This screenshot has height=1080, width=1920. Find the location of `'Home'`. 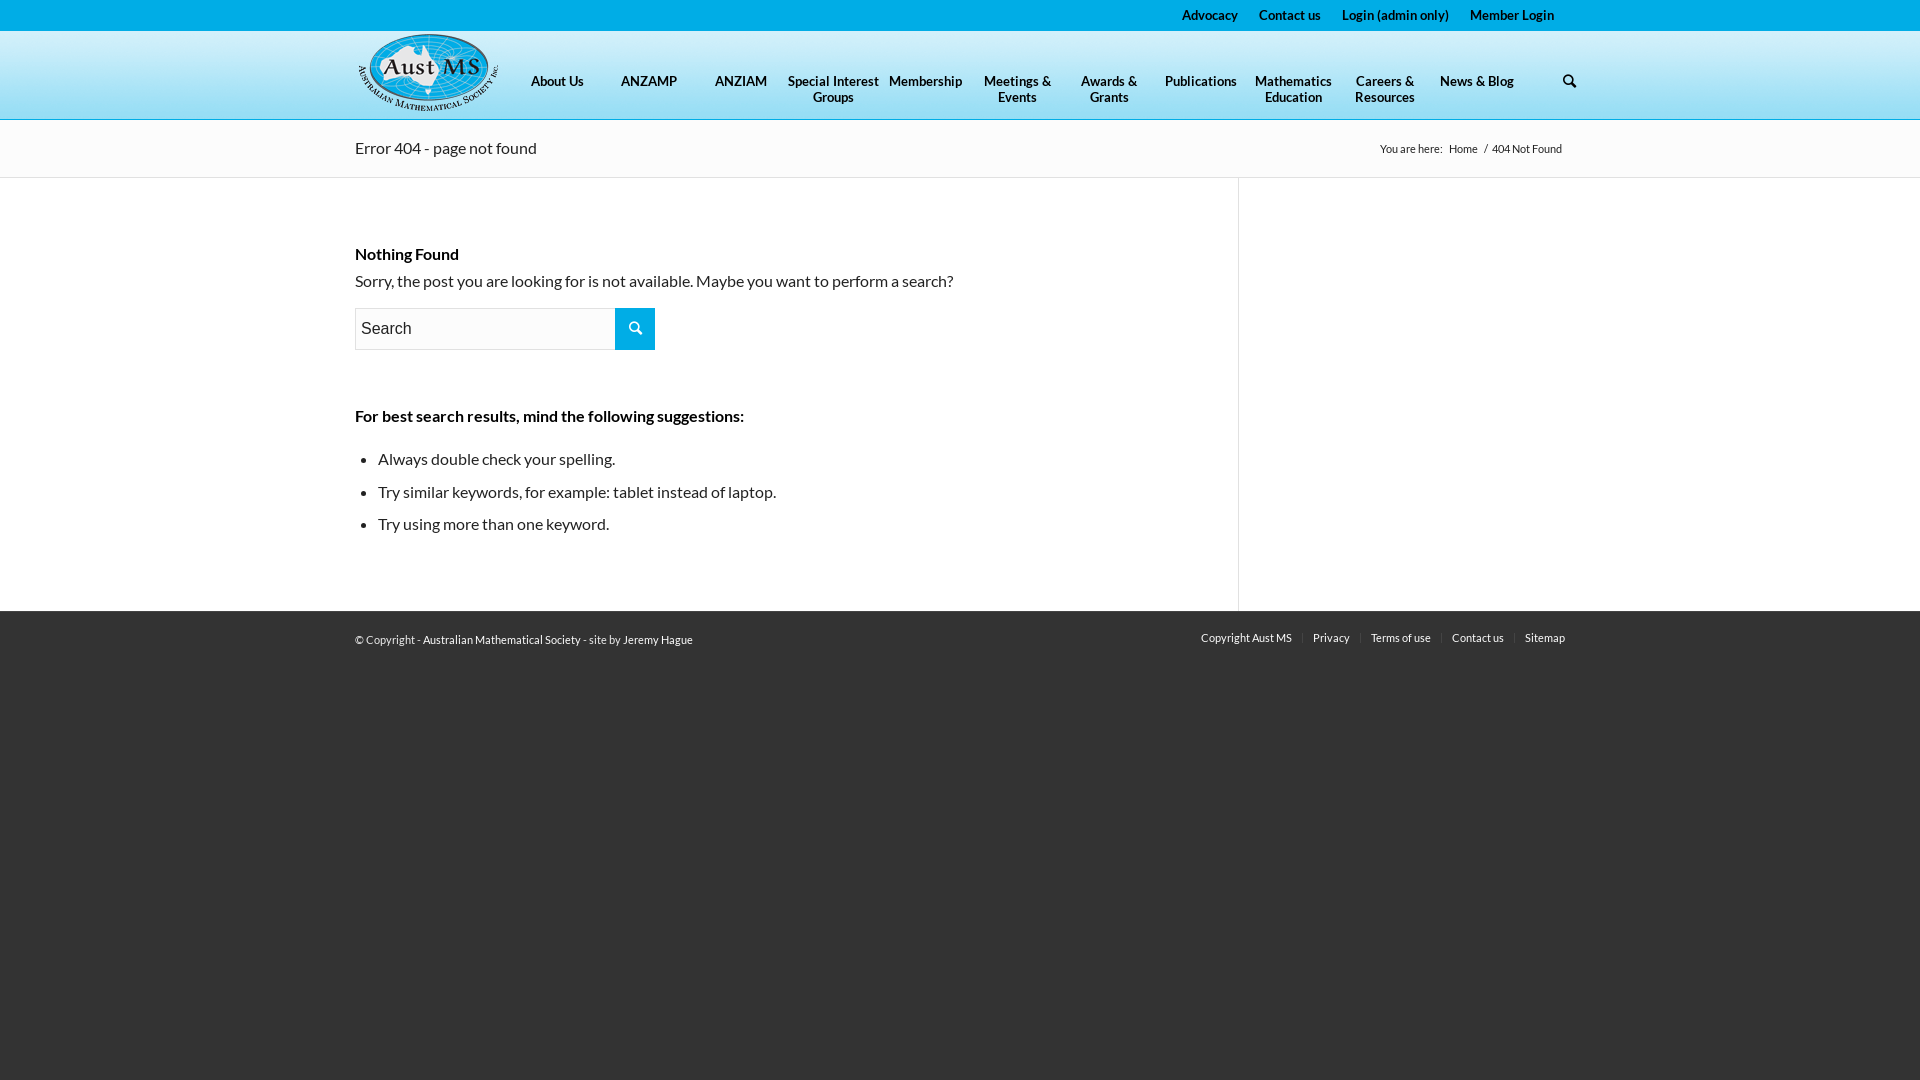

'Home' is located at coordinates (1463, 147).